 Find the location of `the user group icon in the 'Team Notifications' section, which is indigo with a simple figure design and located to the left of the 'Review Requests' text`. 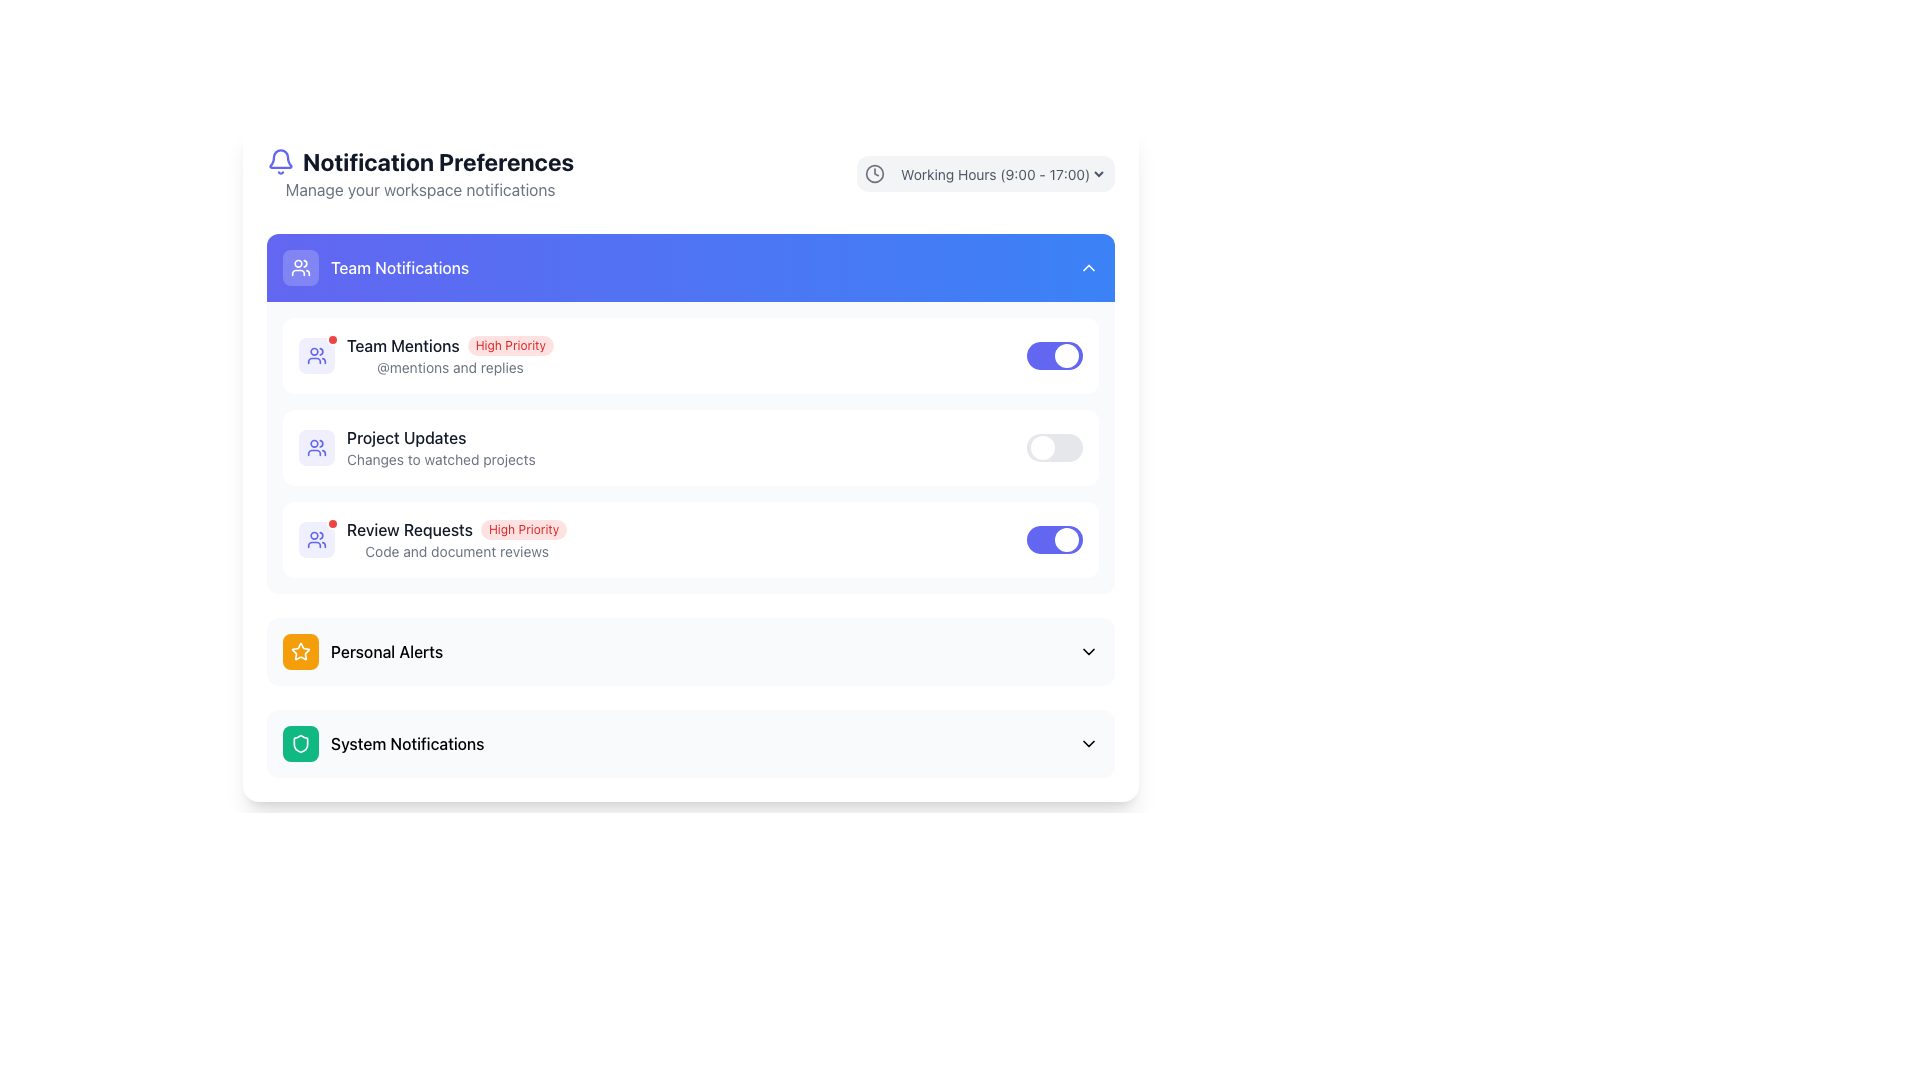

the user group icon in the 'Team Notifications' section, which is indigo with a simple figure design and located to the left of the 'Review Requests' text is located at coordinates (315, 540).